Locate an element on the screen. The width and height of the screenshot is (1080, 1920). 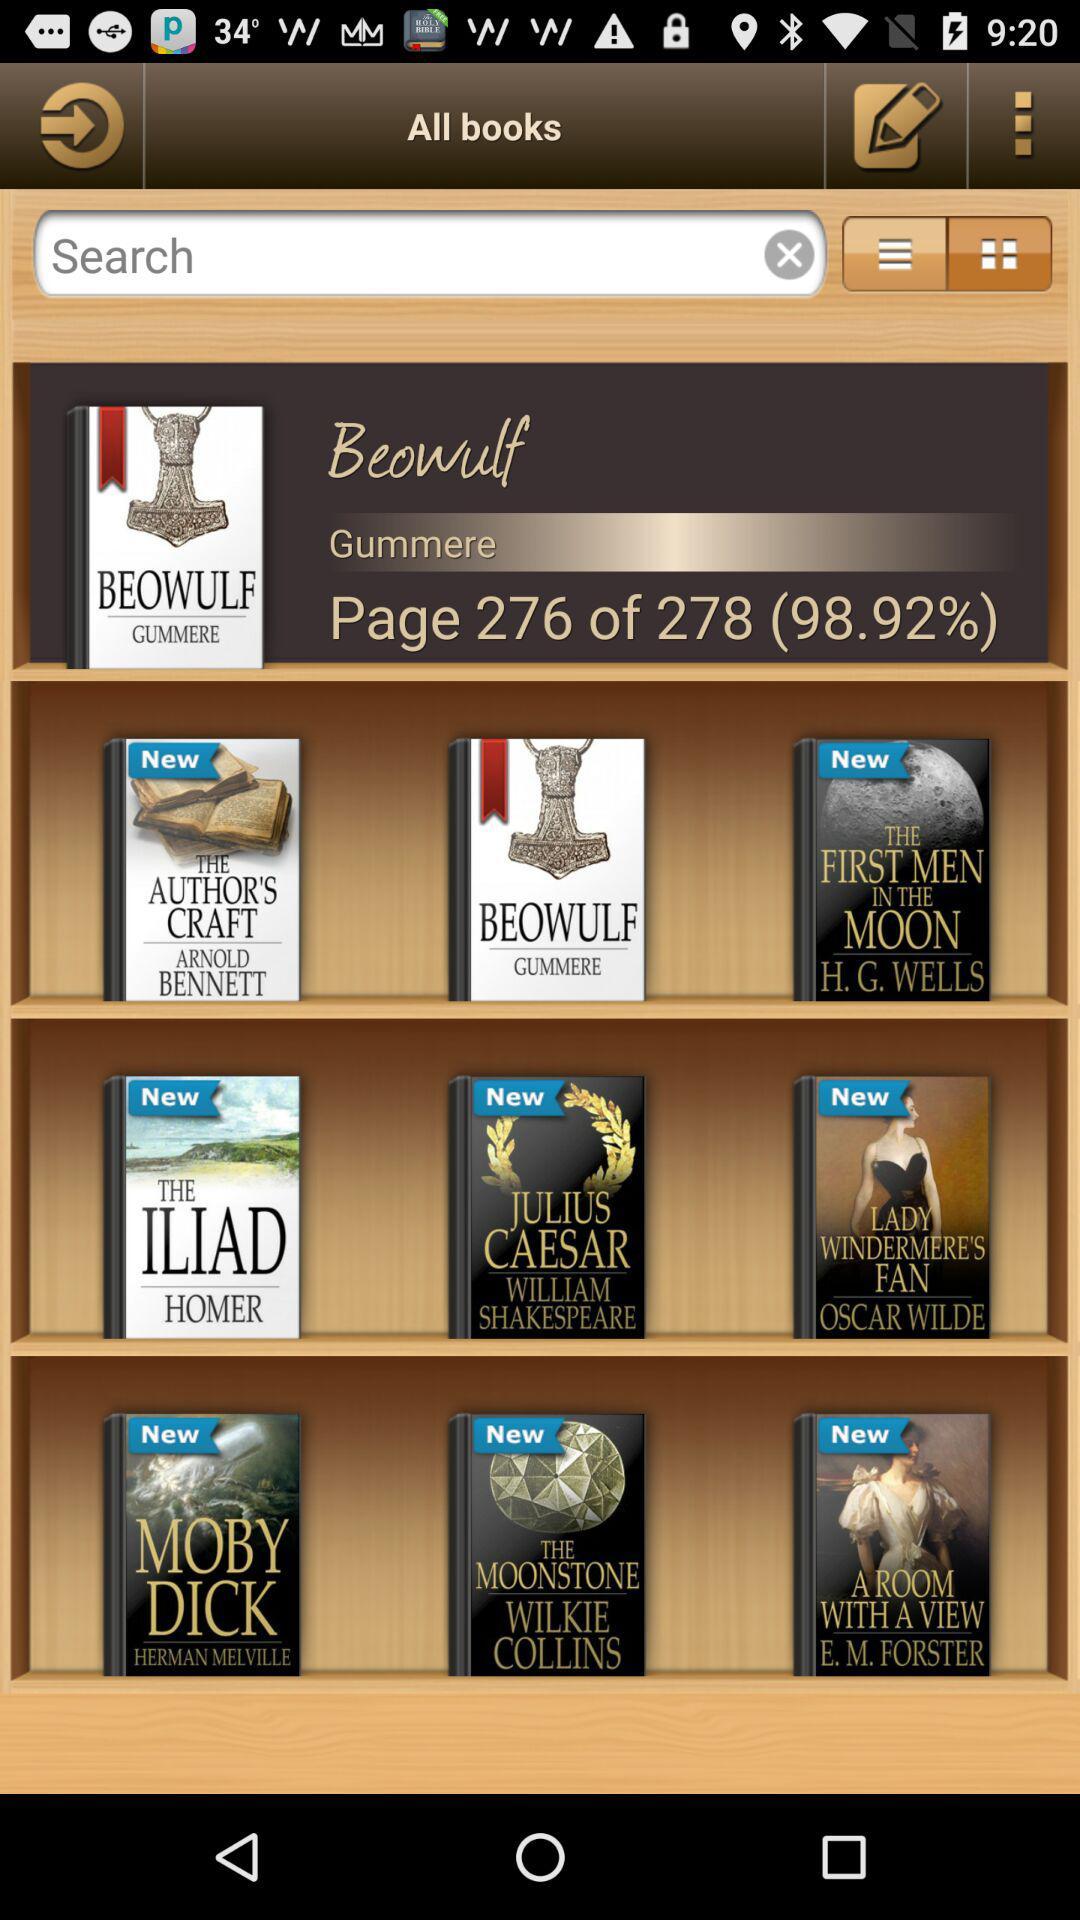
edit book is located at coordinates (896, 124).